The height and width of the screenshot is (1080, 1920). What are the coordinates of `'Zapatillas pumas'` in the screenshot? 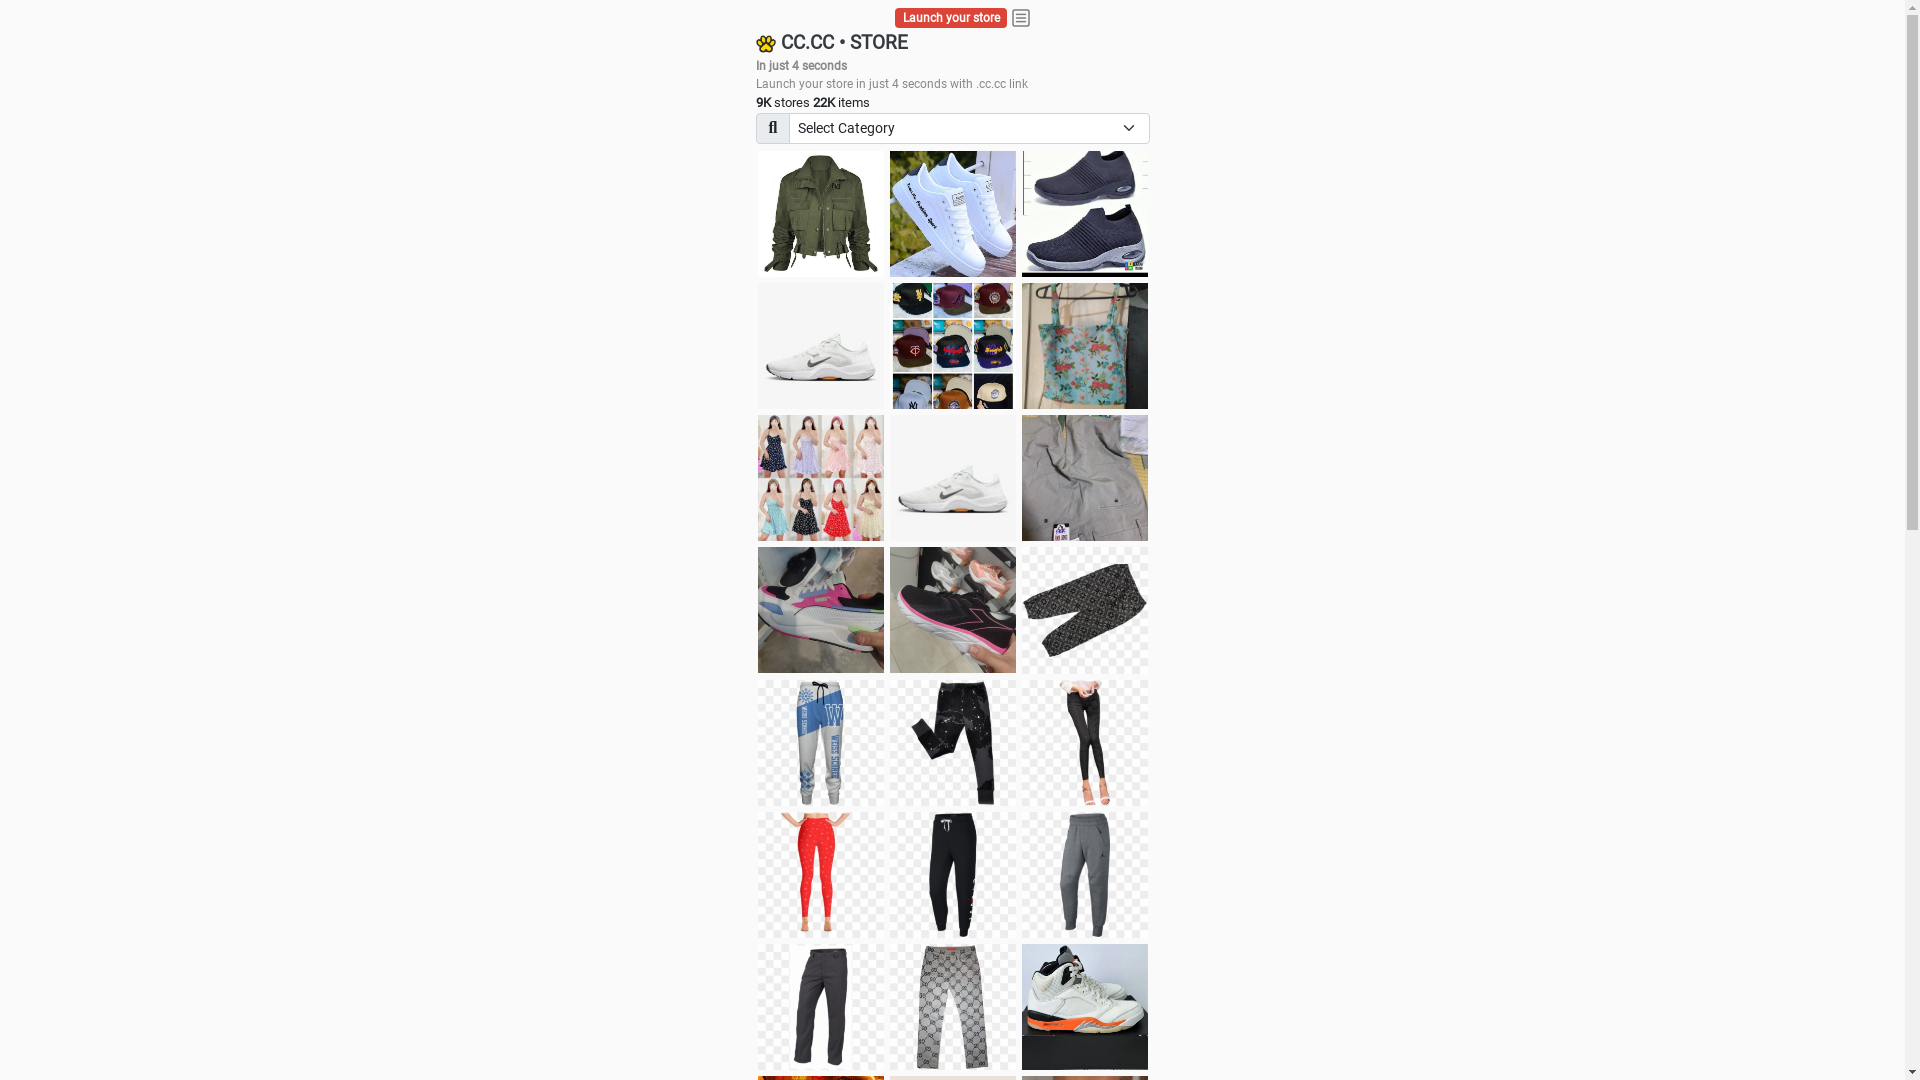 It's located at (757, 608).